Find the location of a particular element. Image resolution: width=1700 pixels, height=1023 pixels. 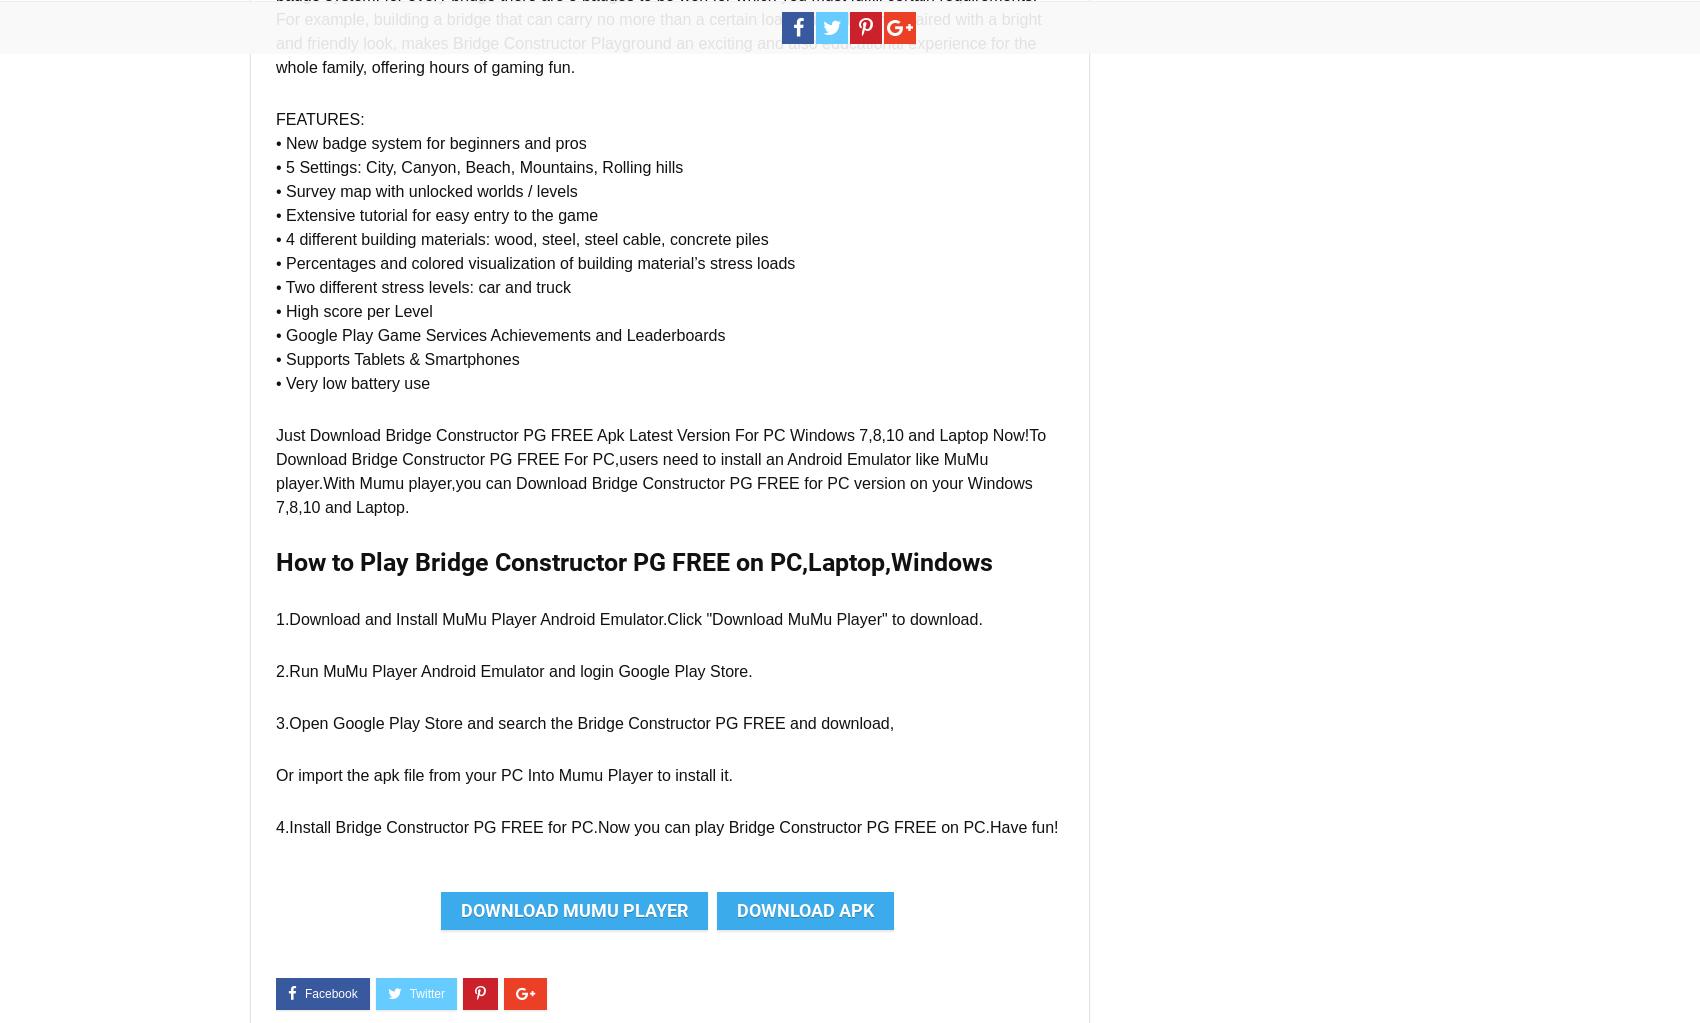

'• New badge system for beginners and pros' is located at coordinates (430, 142).